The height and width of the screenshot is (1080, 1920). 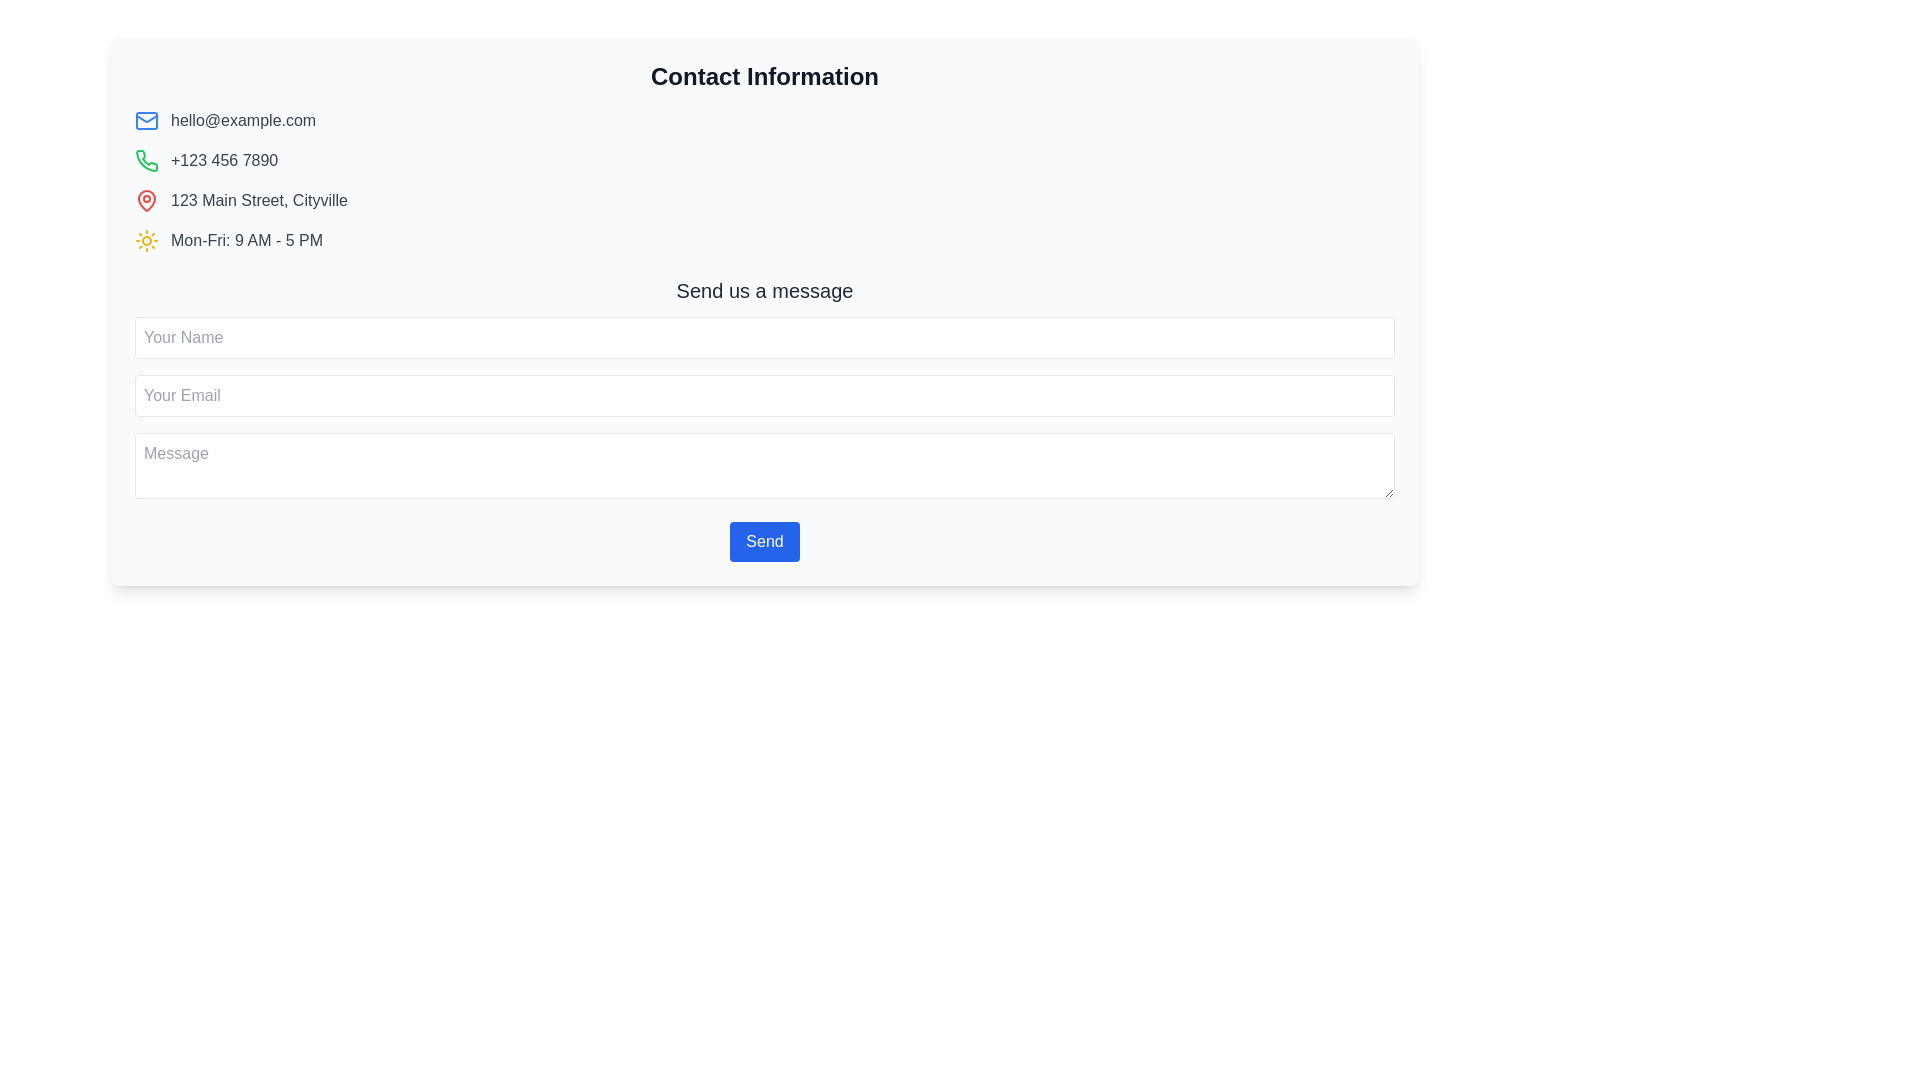 What do you see at coordinates (146, 200) in the screenshot?
I see `the address icon located in the vertical list of icons on the left side of the contact information section` at bounding box center [146, 200].